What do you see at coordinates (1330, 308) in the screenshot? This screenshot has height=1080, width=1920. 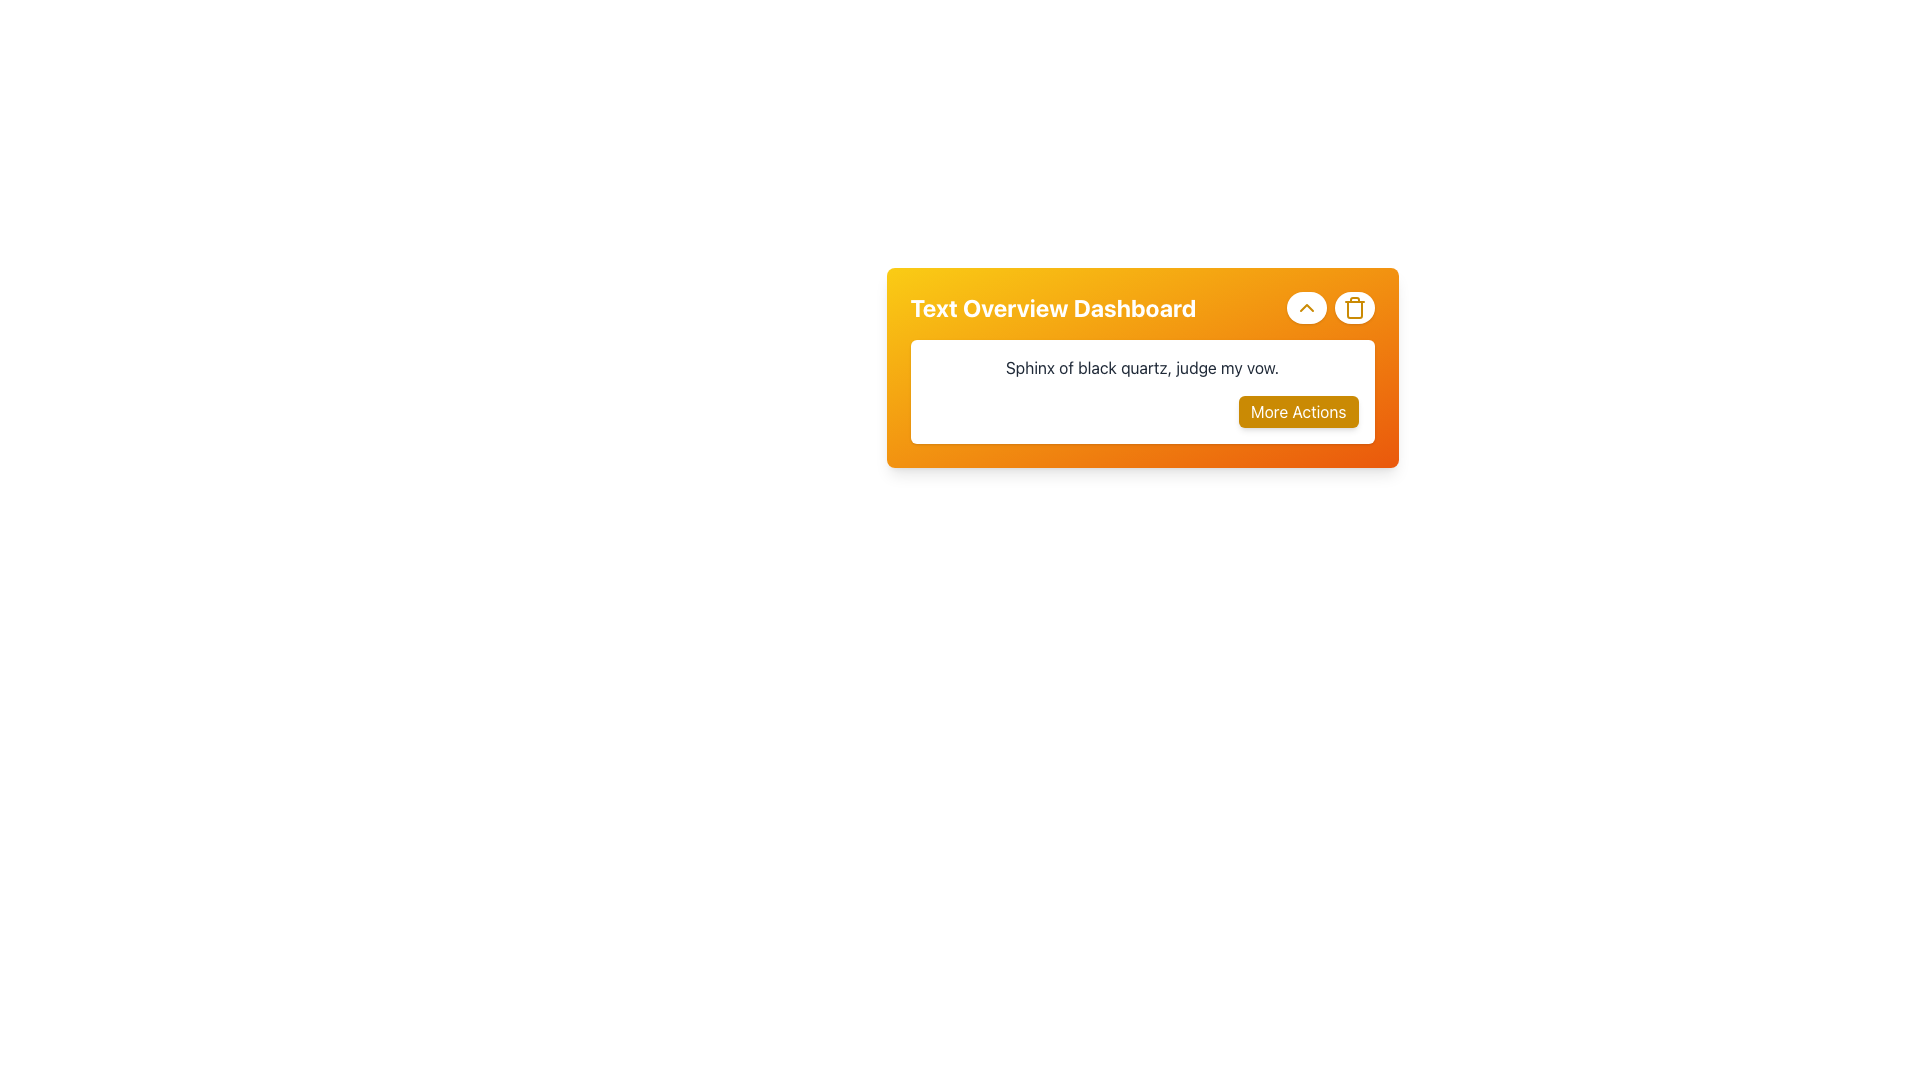 I see `the button consisting of two interactive icons (an upward-facing chevron and a trash can) located in the top-right corner of the 'Text Overview Dashboard'` at bounding box center [1330, 308].